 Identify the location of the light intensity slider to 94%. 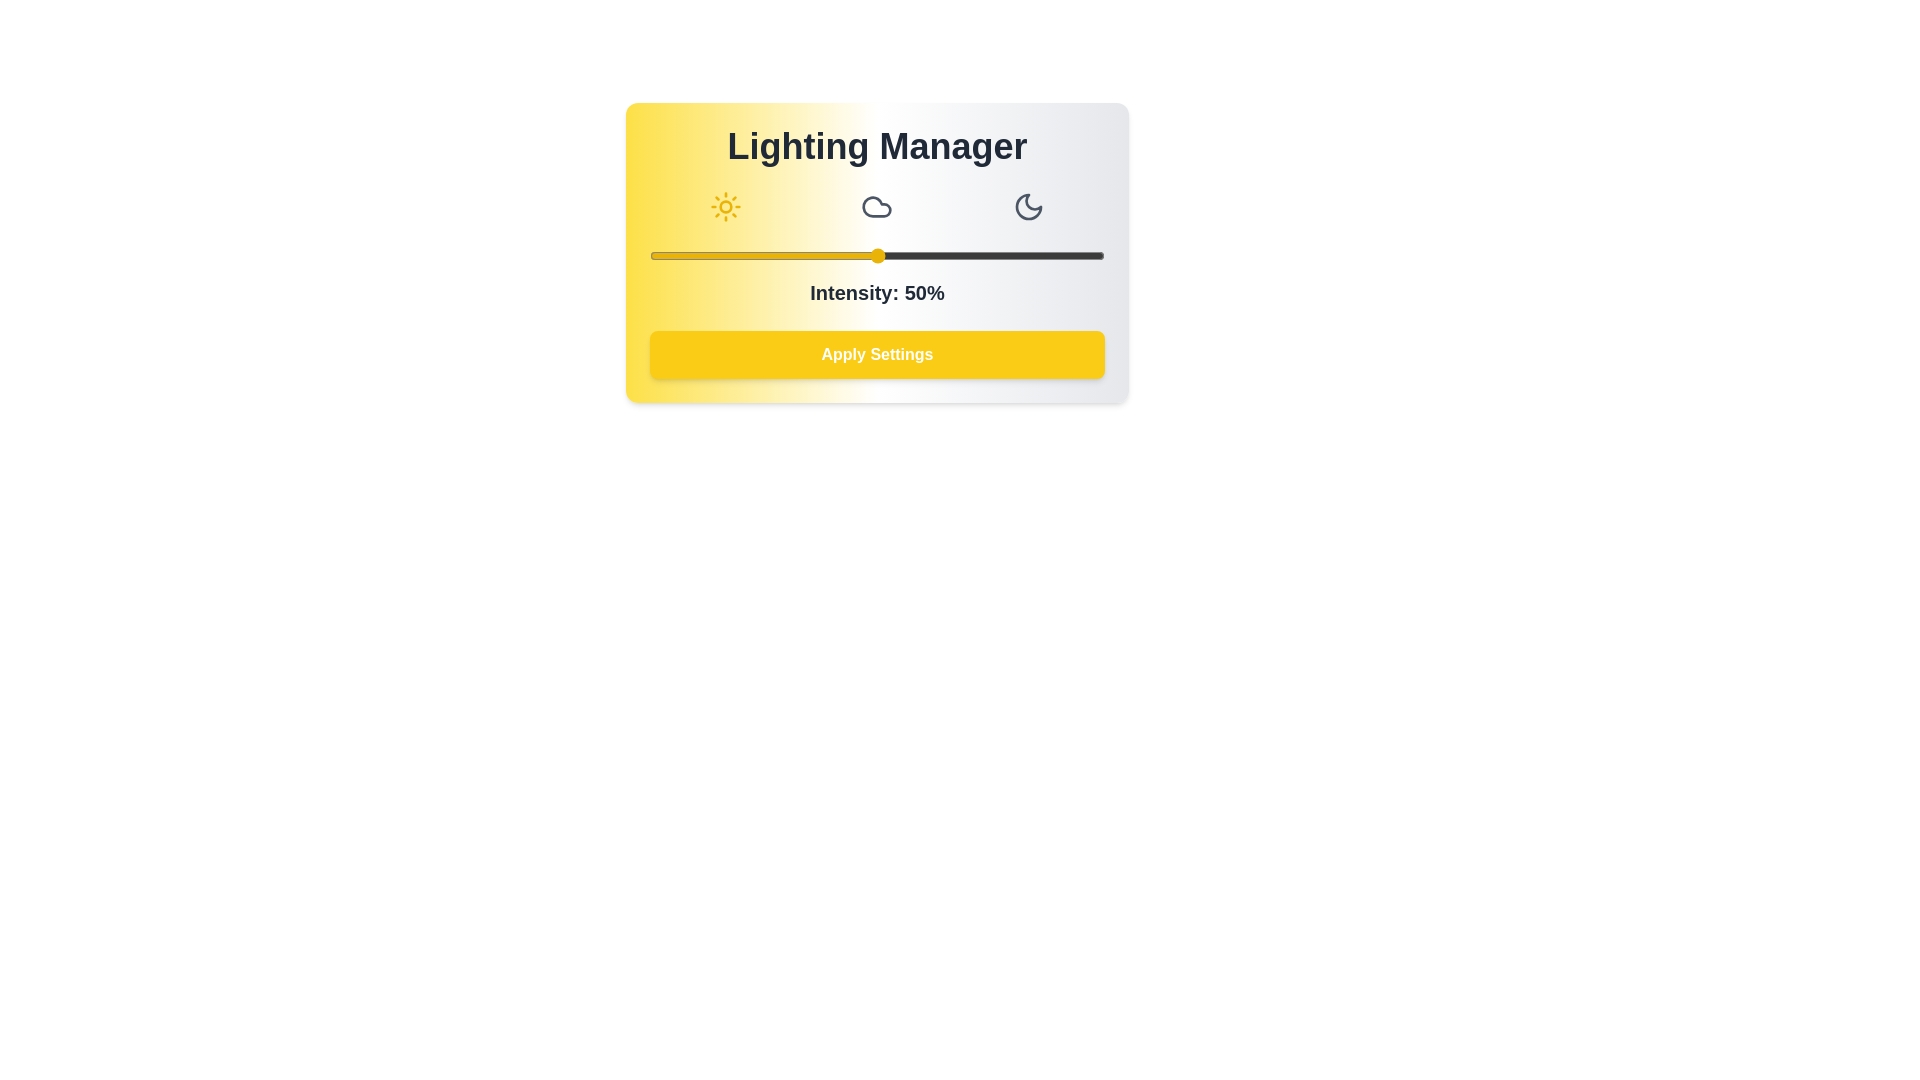
(1076, 254).